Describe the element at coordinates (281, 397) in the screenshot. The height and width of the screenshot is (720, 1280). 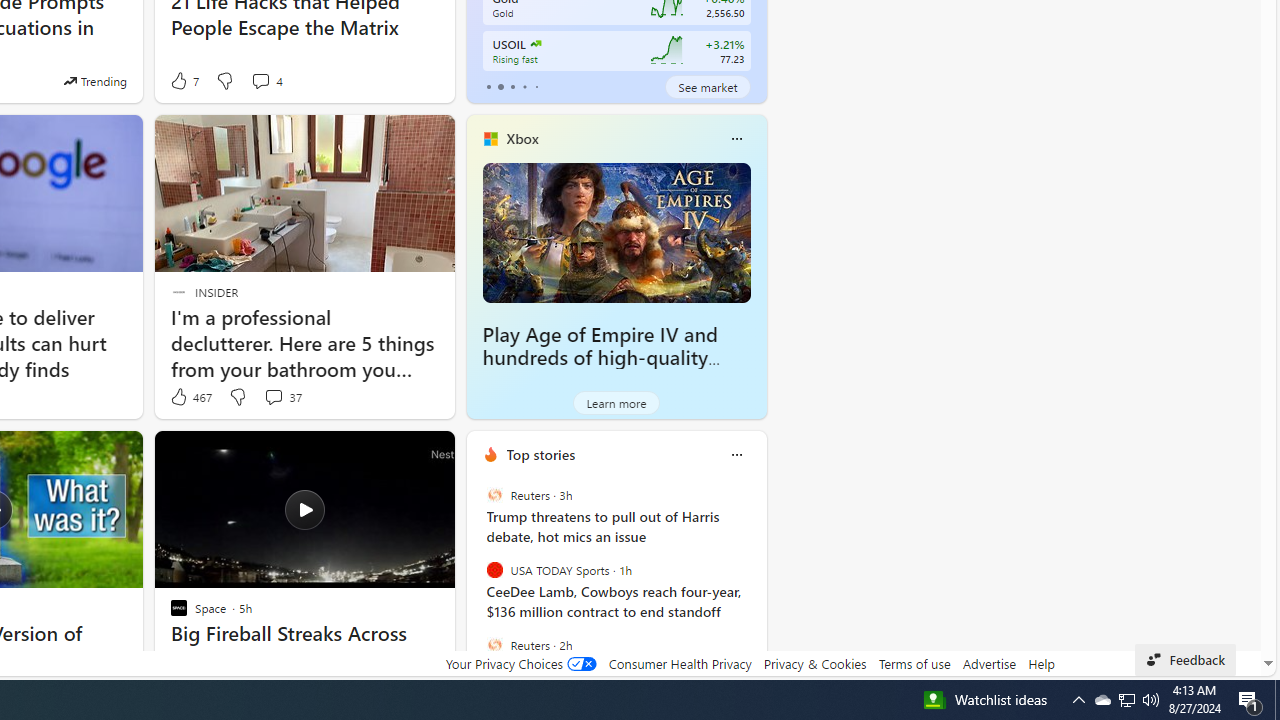
I see `'View comments 37 Comment'` at that location.